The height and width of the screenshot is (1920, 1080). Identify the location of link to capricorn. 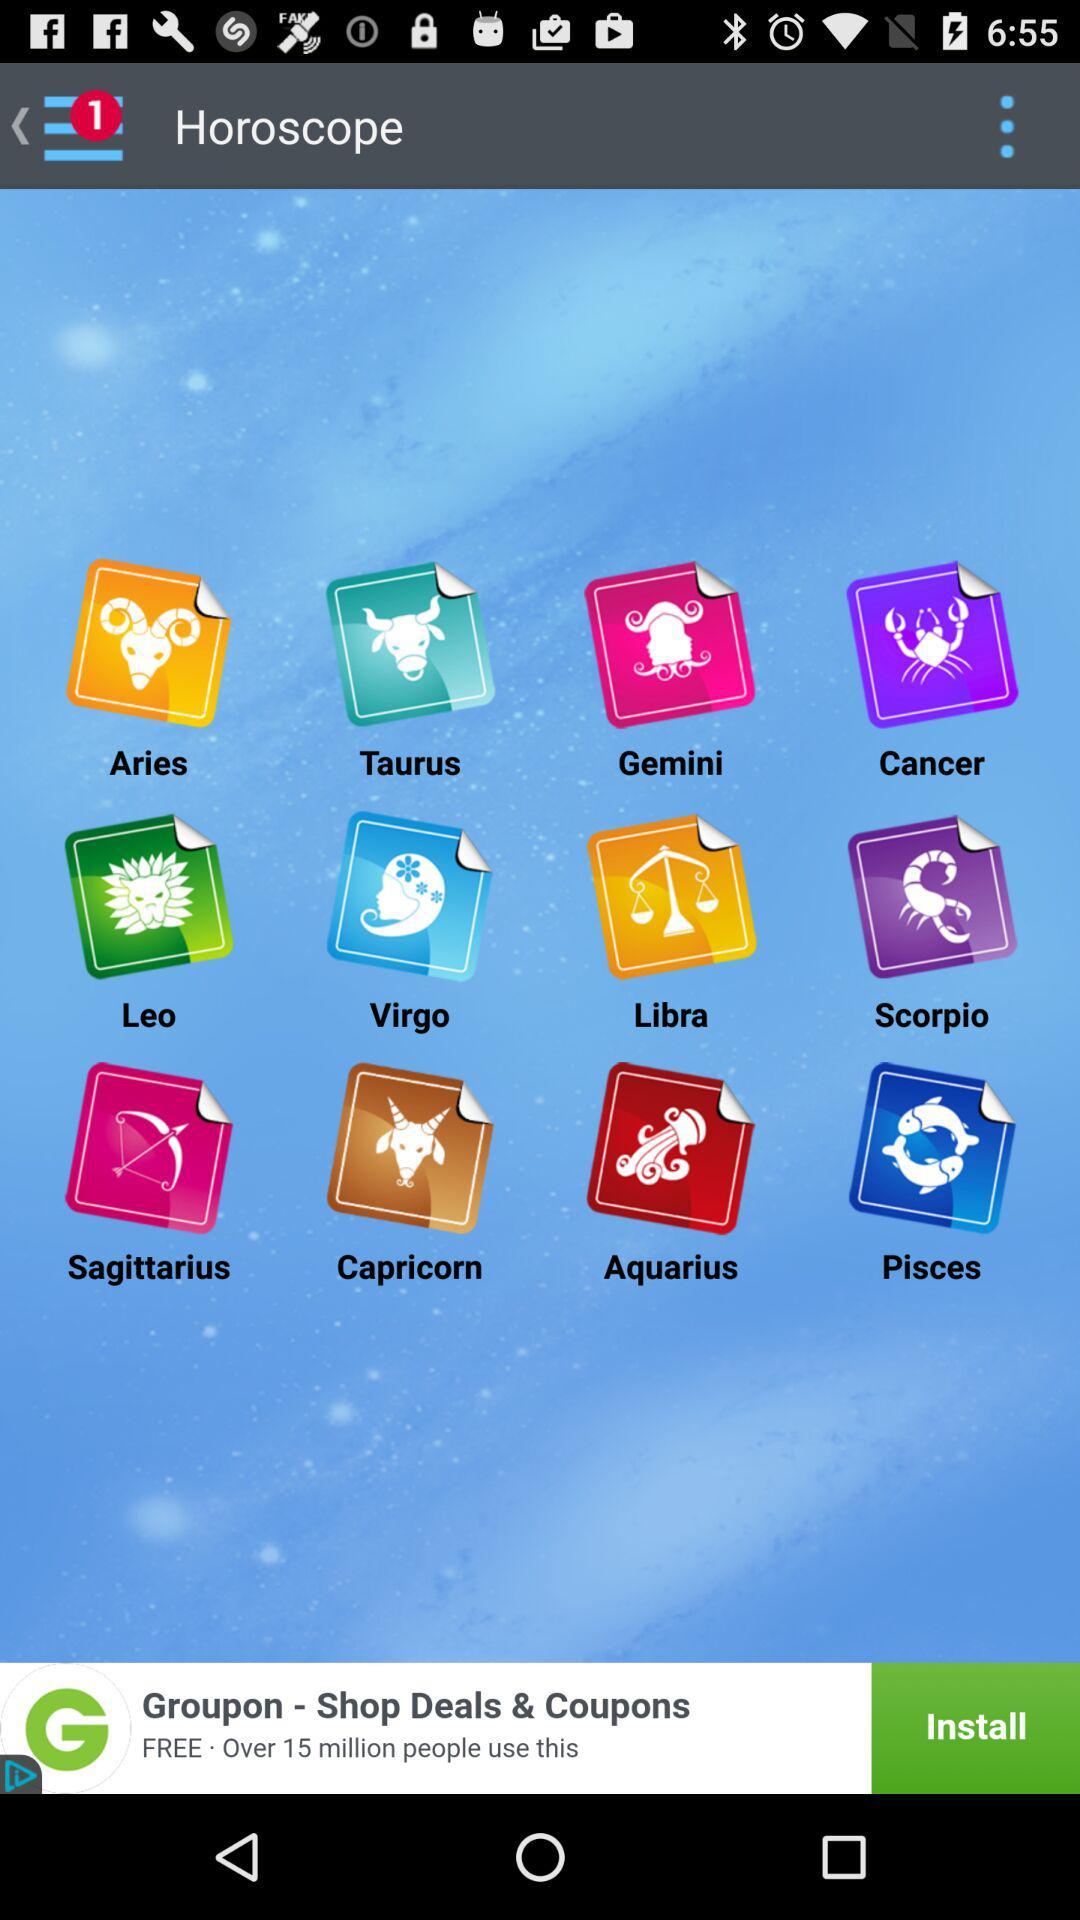
(408, 1148).